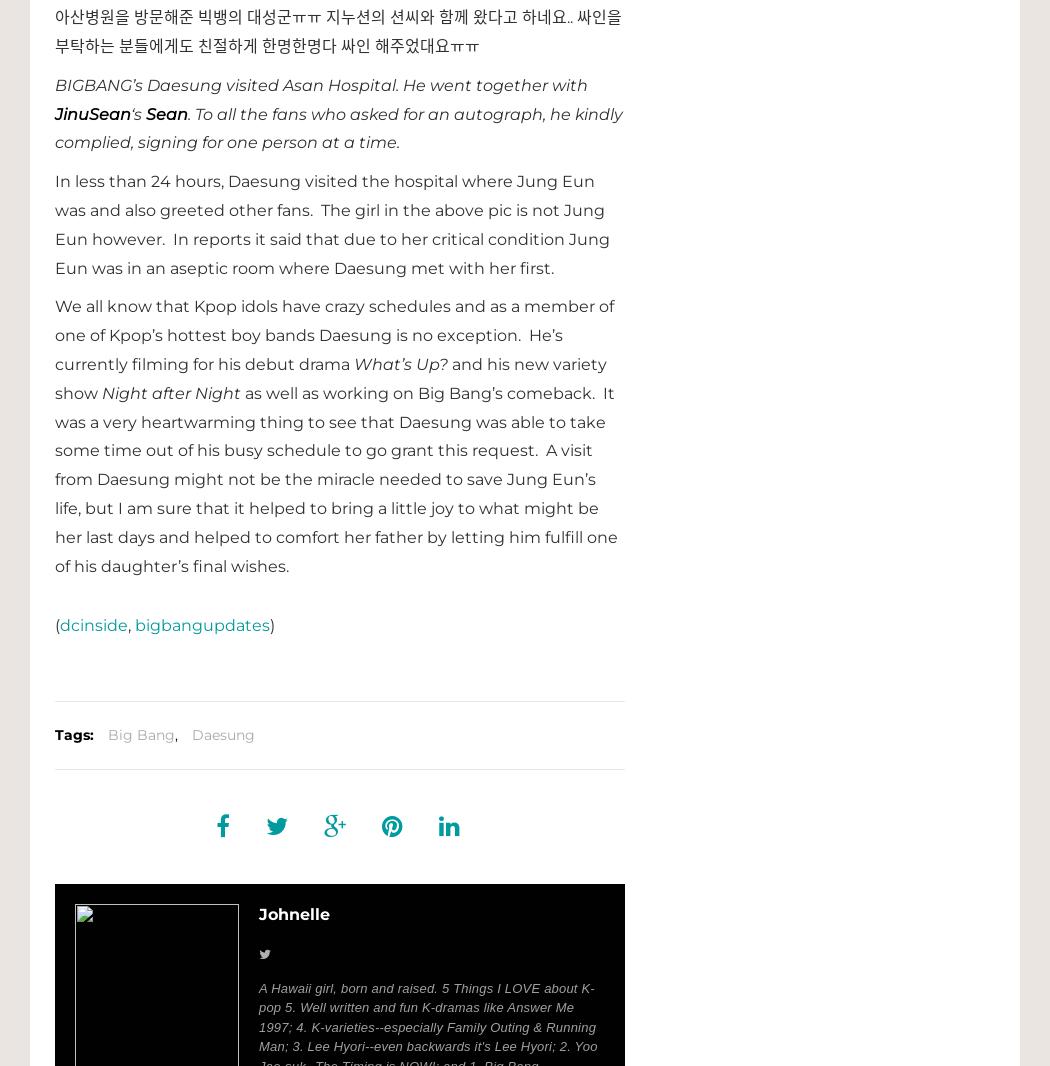 The height and width of the screenshot is (1066, 1050). Describe the element at coordinates (332, 223) in the screenshot. I see `'In less than 24 hours, Daesung visited the hospital where Jung Eun was and also greeted other fans.  The girl in the above pic is not Jung Eun however.  In reports it said that due to her critical condition Jung Eun was in an aseptic room where Daesung met with her first.'` at that location.